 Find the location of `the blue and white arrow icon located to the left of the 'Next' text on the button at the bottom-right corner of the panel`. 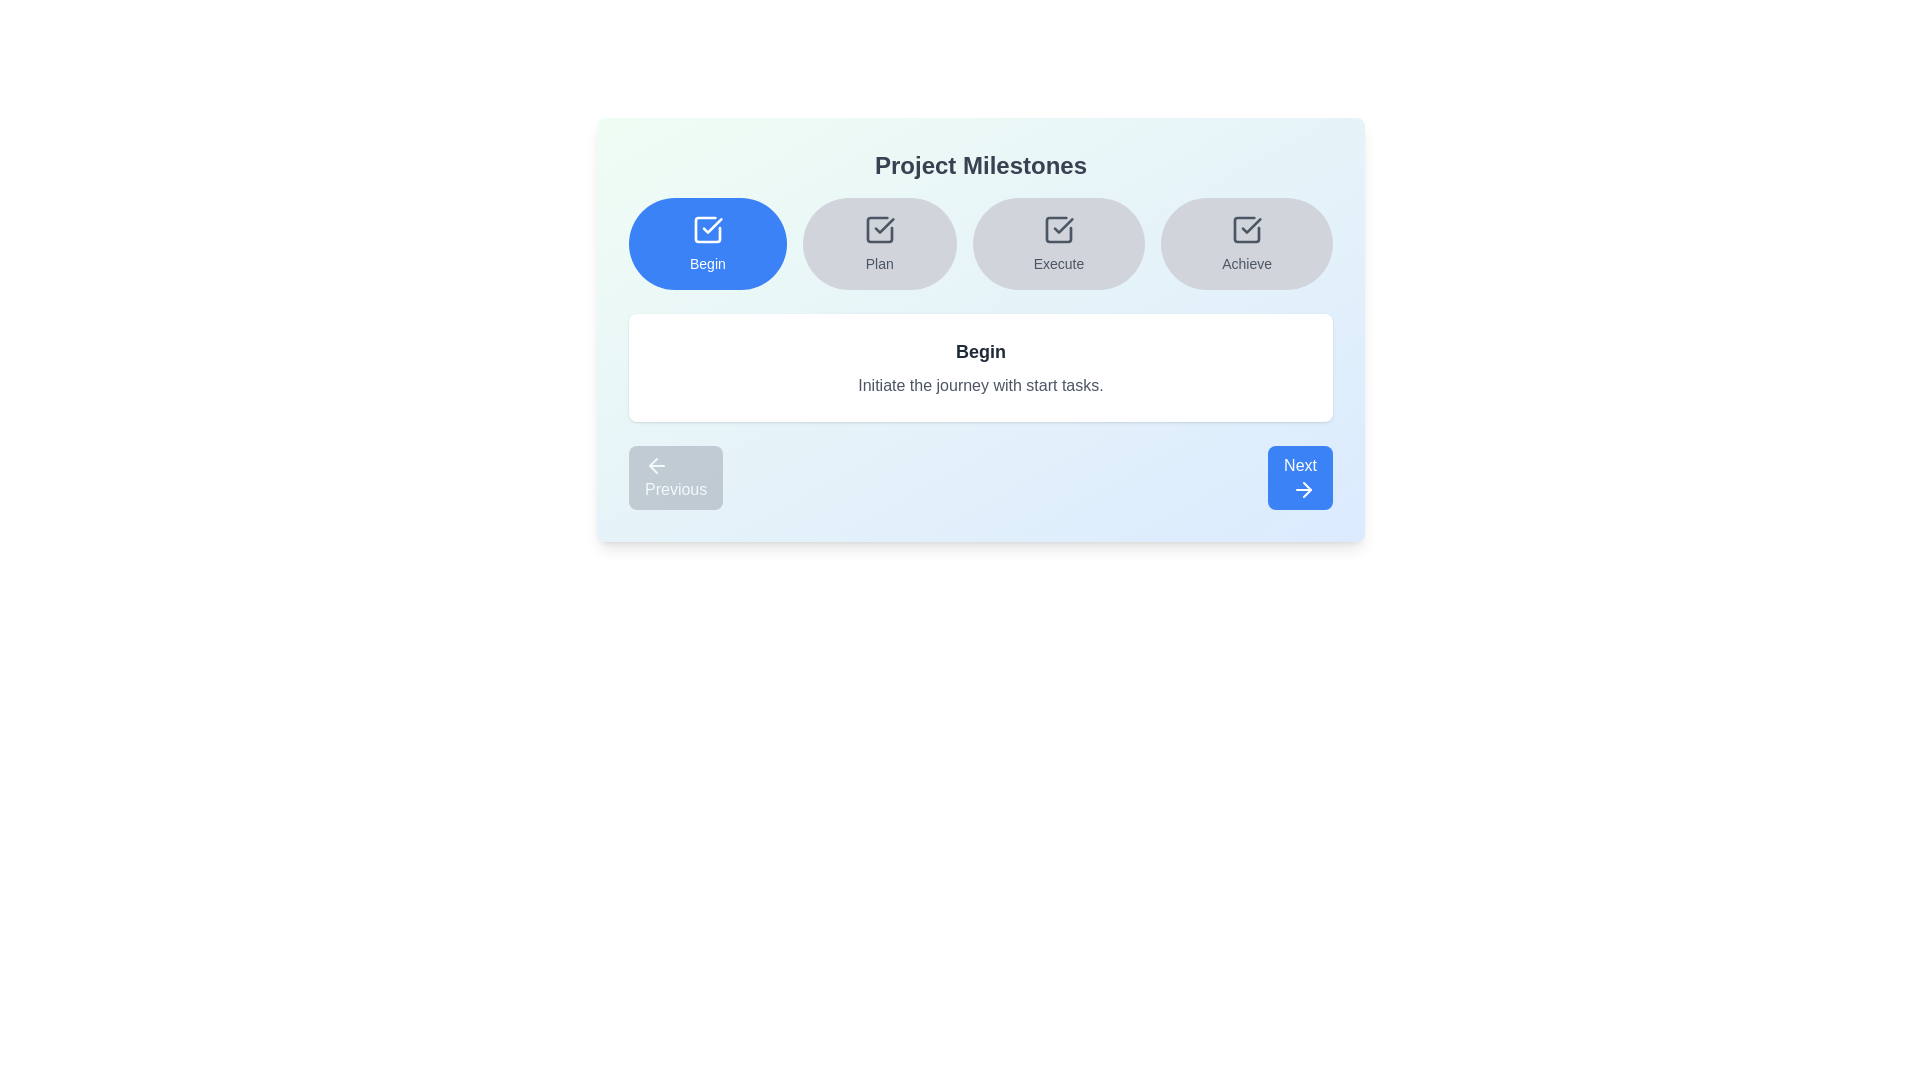

the blue and white arrow icon located to the left of the 'Next' text on the button at the bottom-right corner of the panel is located at coordinates (1304, 489).